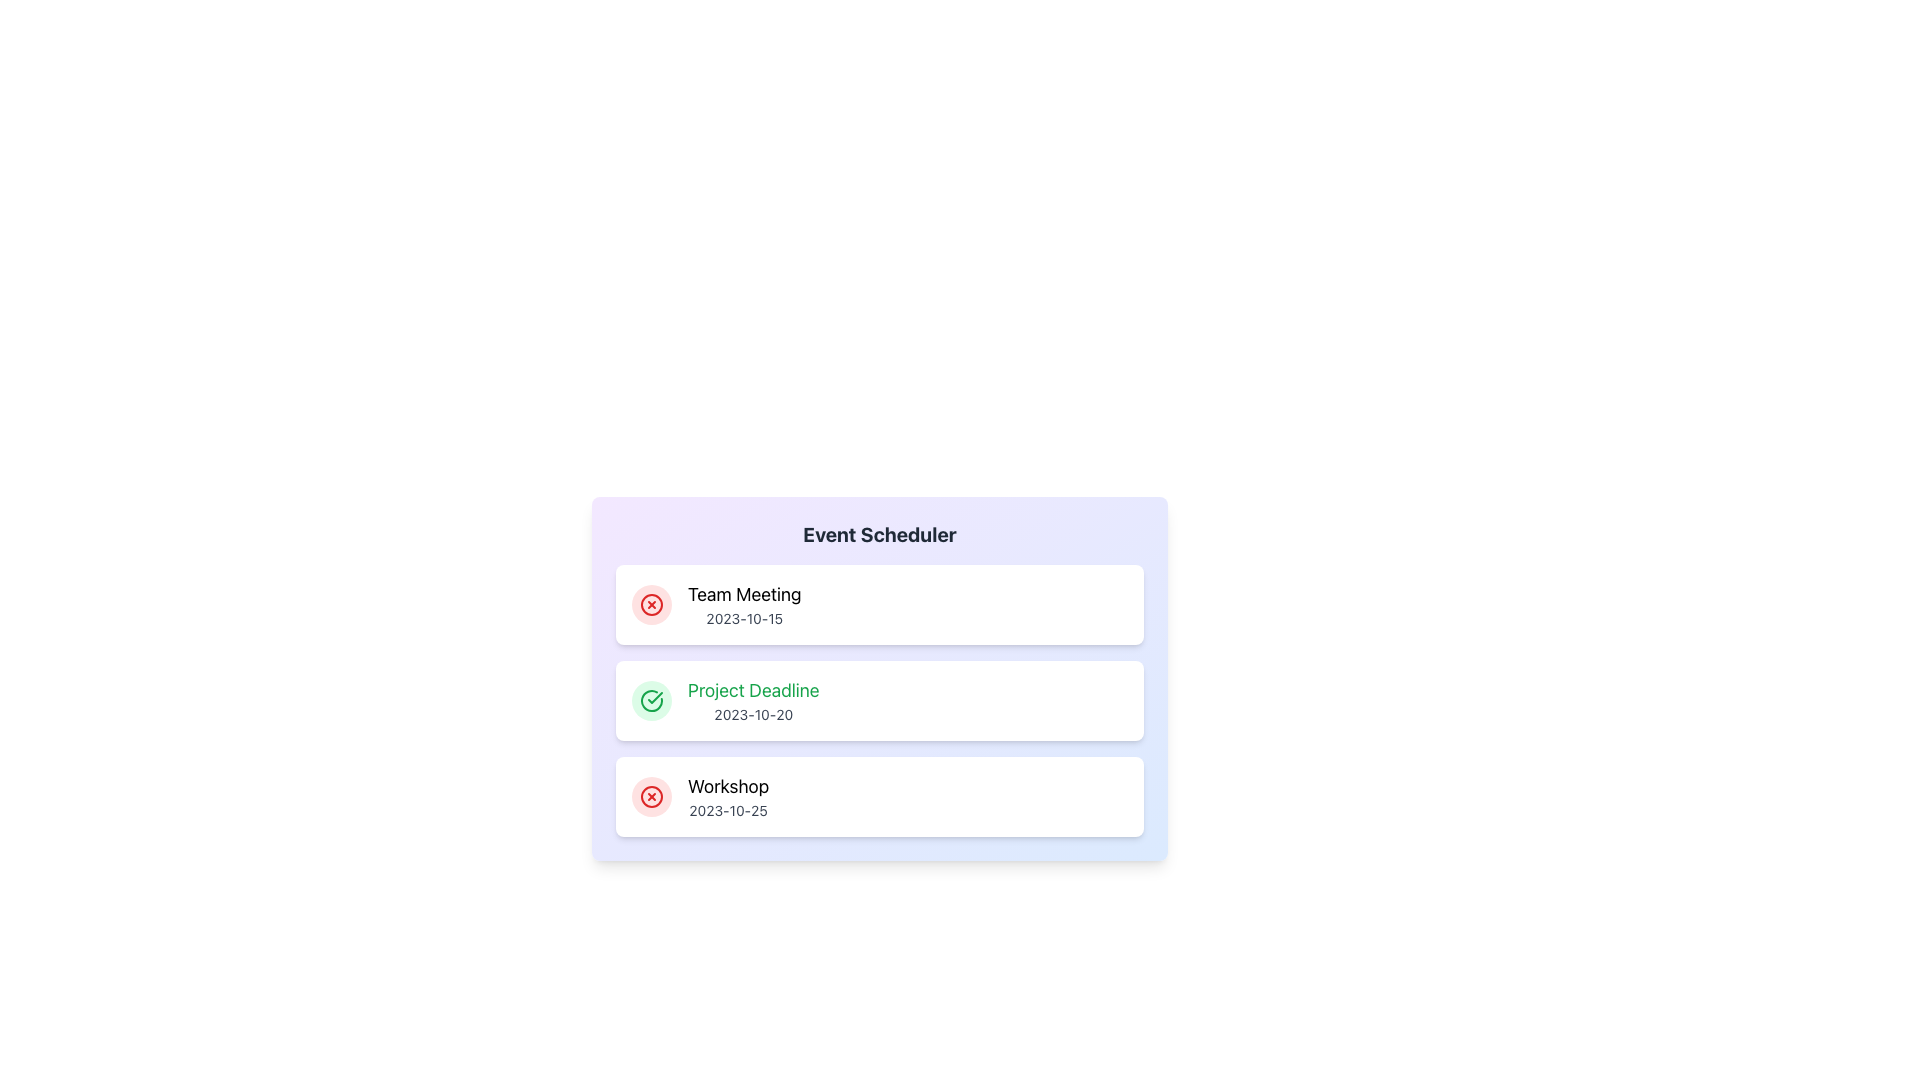 This screenshot has height=1080, width=1920. I want to click on the text label displaying the scheduled project's deadline date, located in the second card of a vertical list, directly below the 'Project Deadline' text, so click(752, 713).